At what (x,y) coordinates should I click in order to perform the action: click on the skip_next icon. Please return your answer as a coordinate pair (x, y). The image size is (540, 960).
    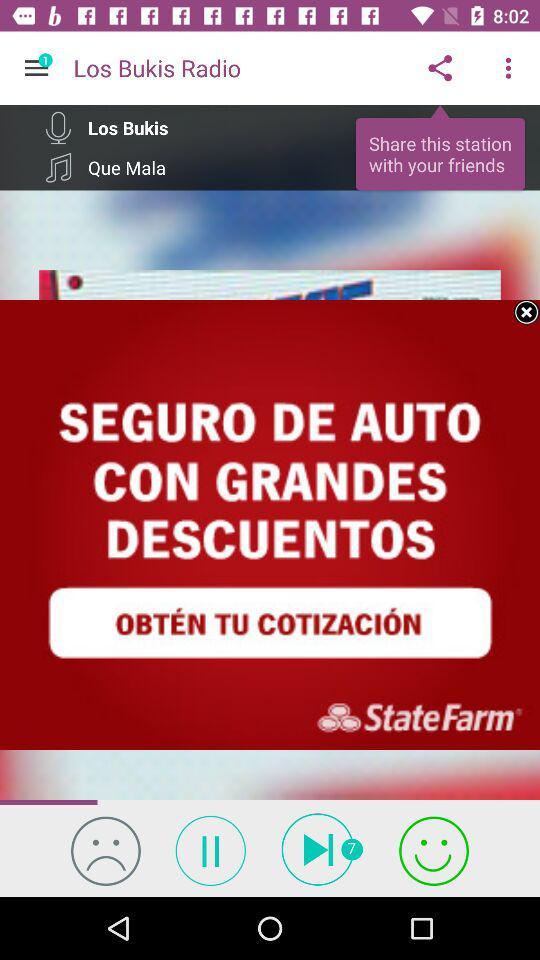
    Looking at the image, I should click on (322, 848).